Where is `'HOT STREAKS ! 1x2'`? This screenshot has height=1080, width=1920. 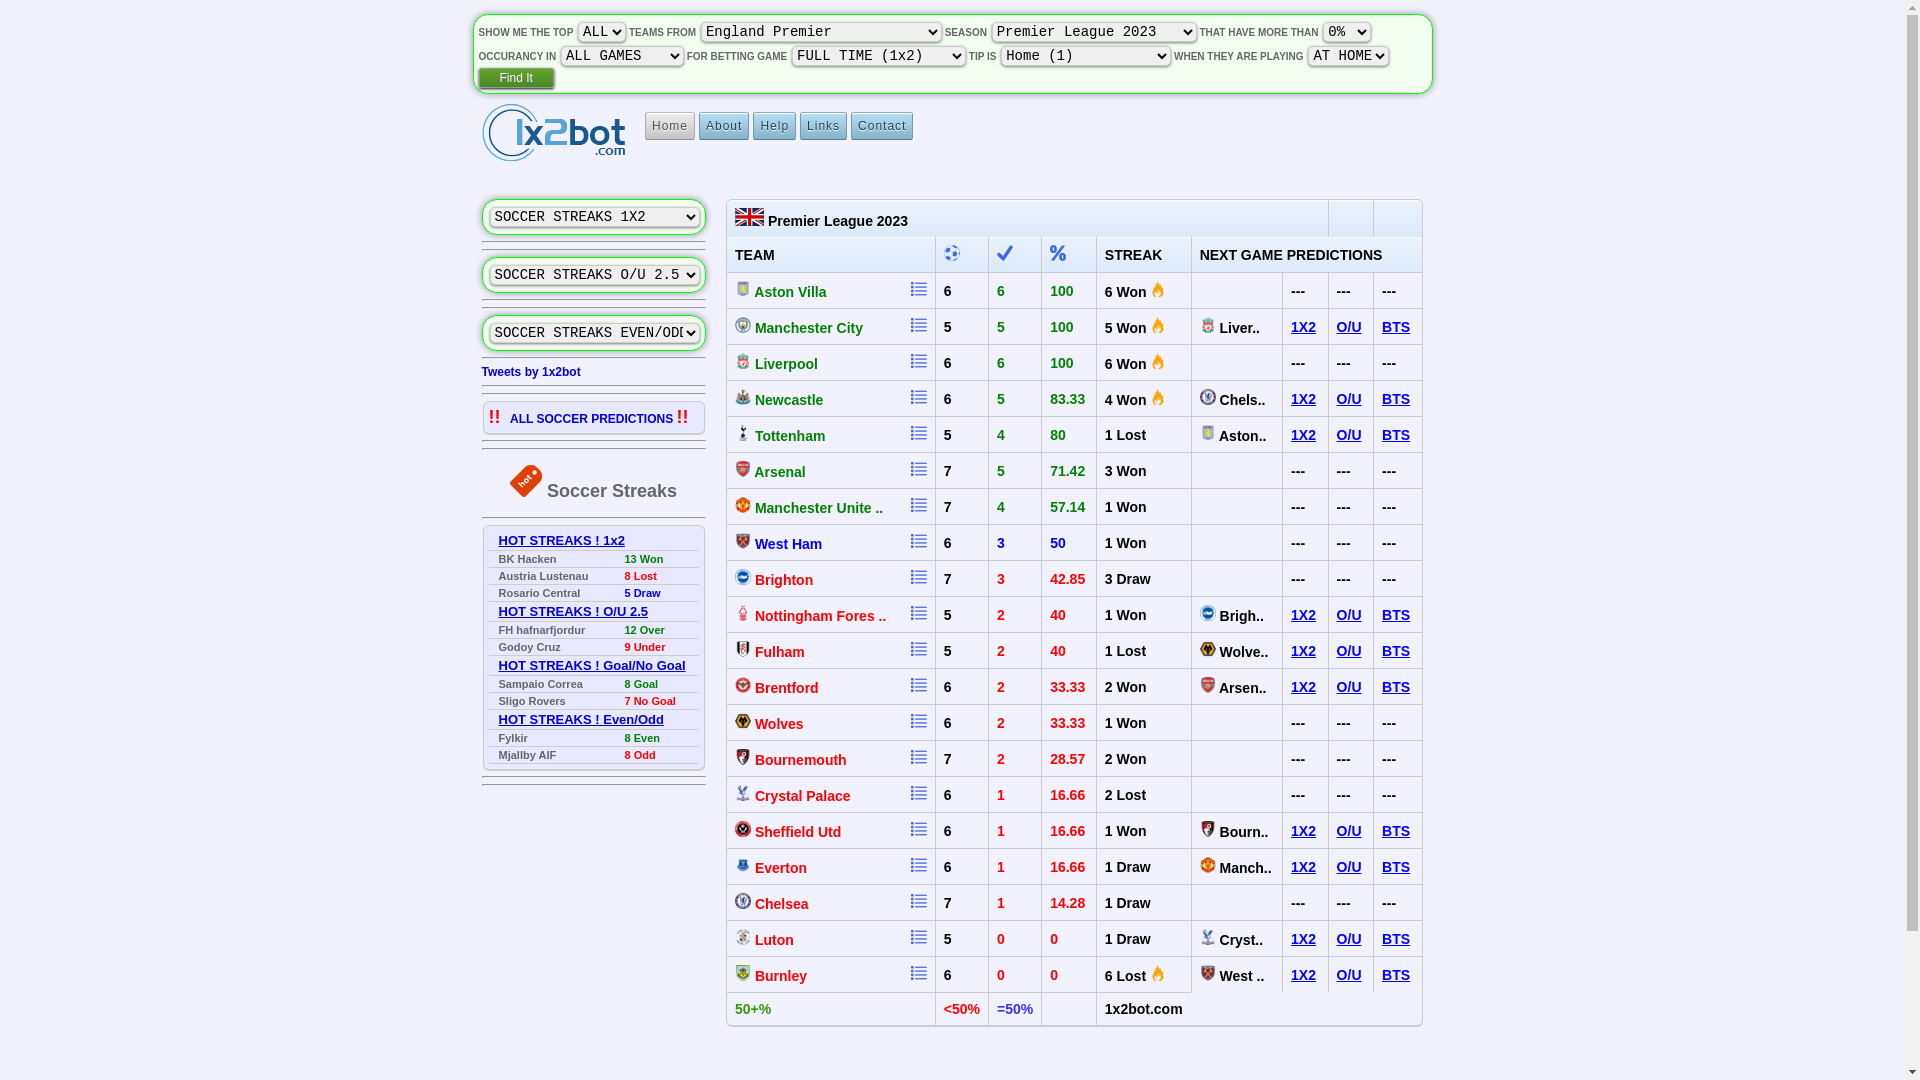
'HOT STREAKS ! 1x2' is located at coordinates (498, 540).